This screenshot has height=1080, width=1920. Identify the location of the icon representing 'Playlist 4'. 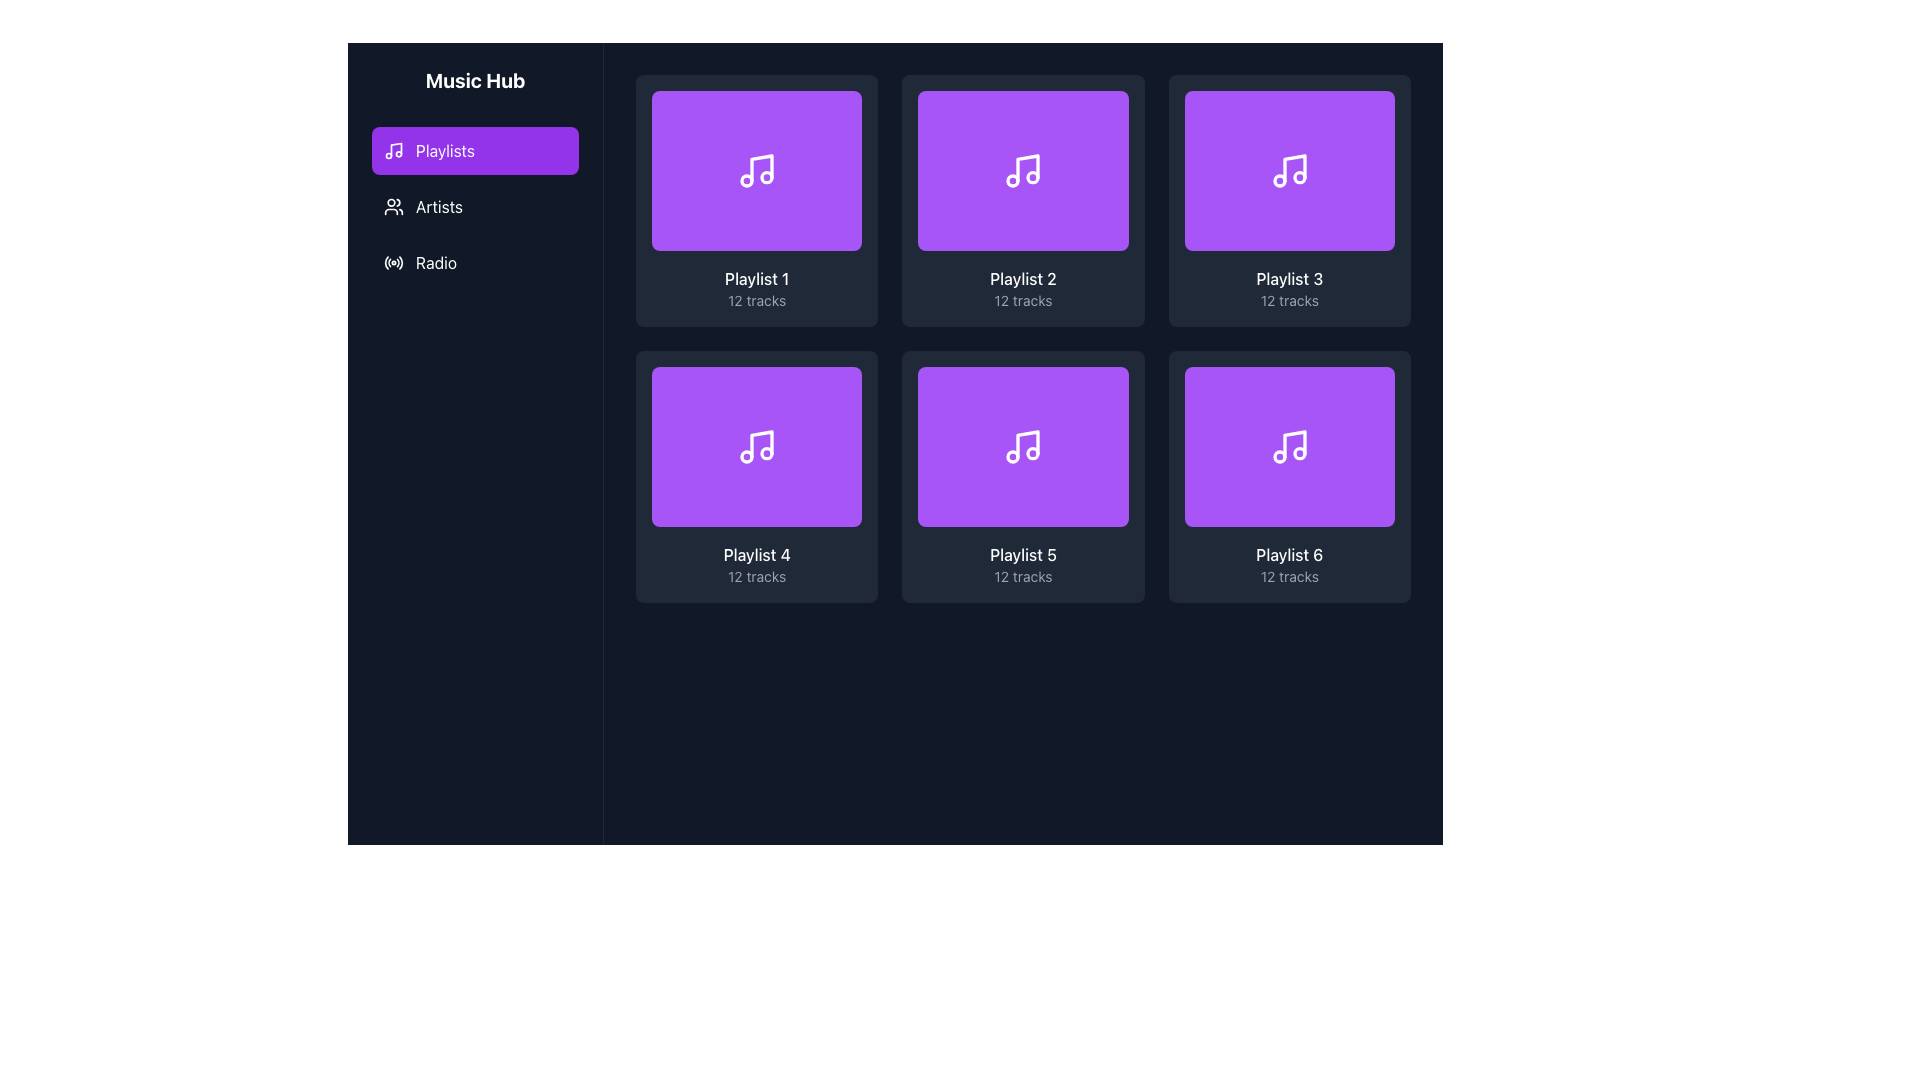
(756, 446).